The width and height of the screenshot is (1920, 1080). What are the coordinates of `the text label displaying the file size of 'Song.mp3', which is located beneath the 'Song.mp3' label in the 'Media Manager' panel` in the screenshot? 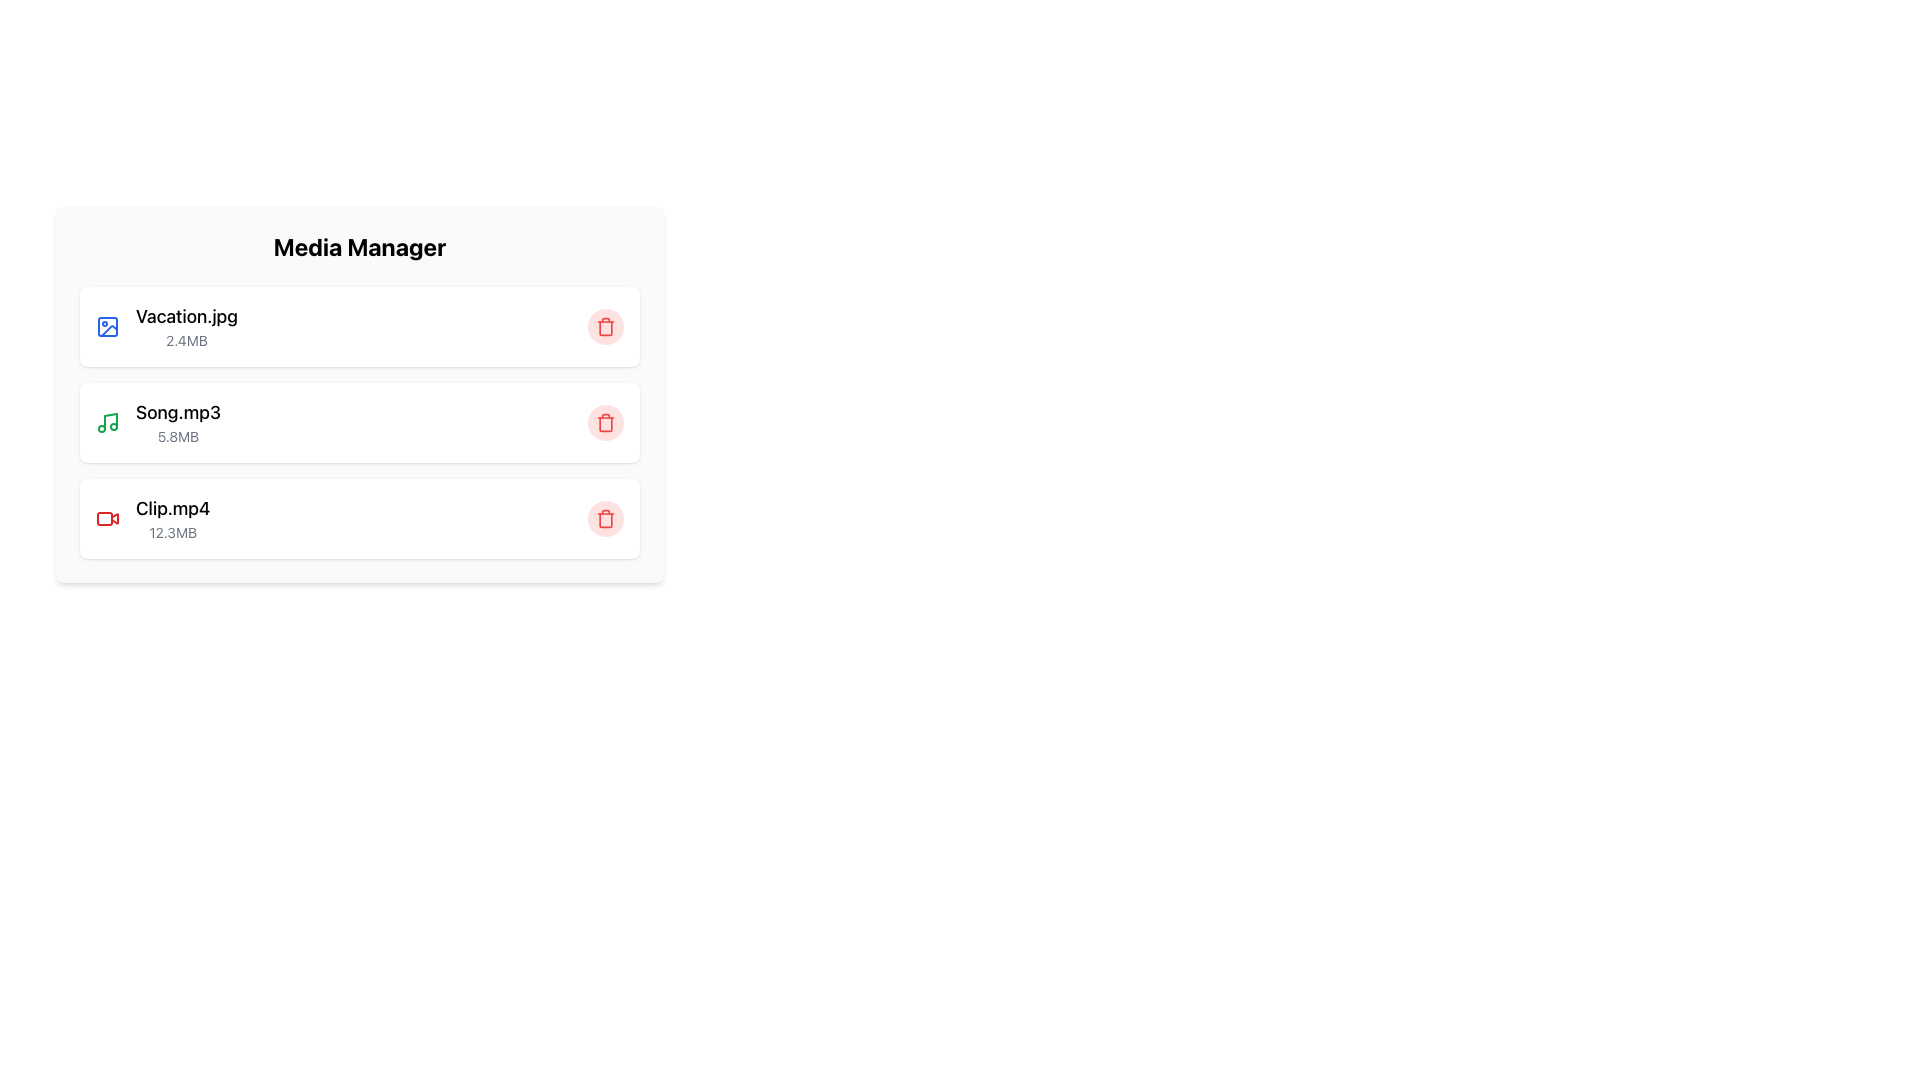 It's located at (178, 435).